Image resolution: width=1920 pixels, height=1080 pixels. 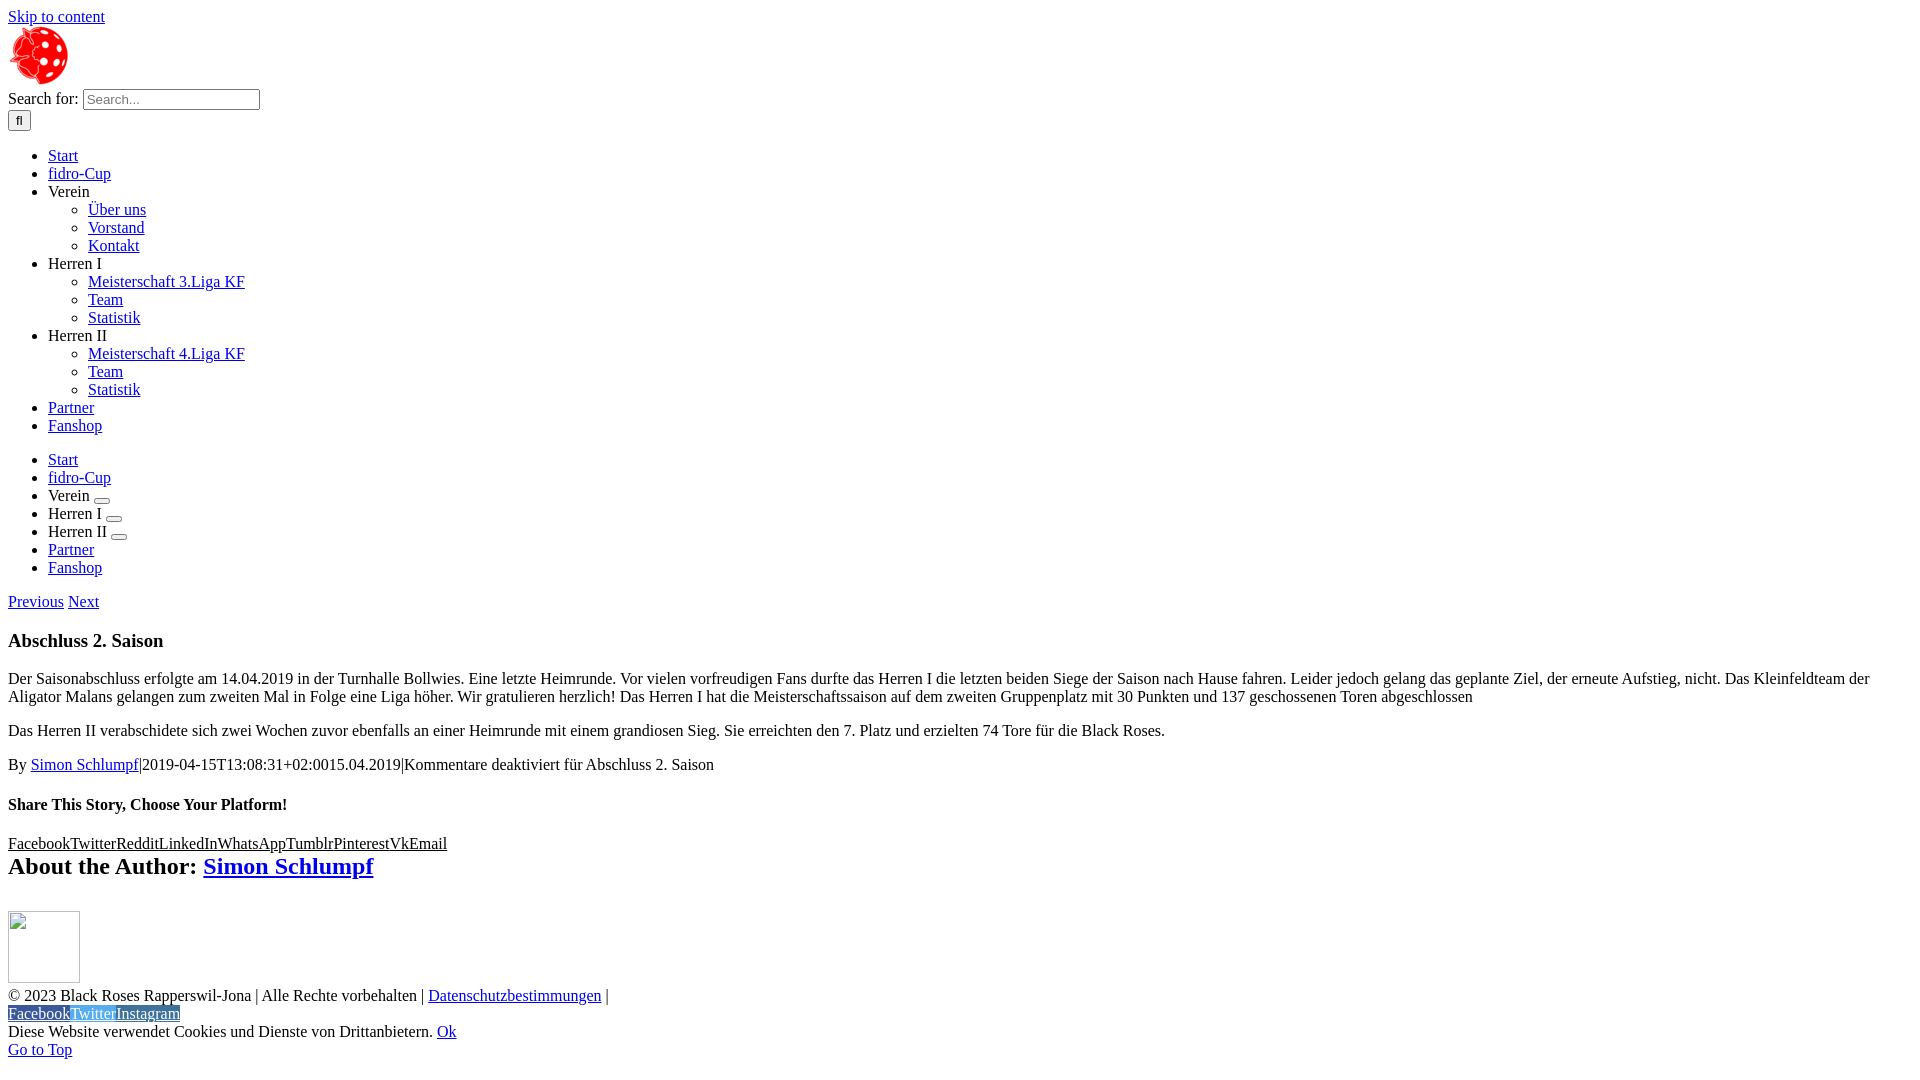 What do you see at coordinates (56, 16) in the screenshot?
I see `'Skip to content'` at bounding box center [56, 16].